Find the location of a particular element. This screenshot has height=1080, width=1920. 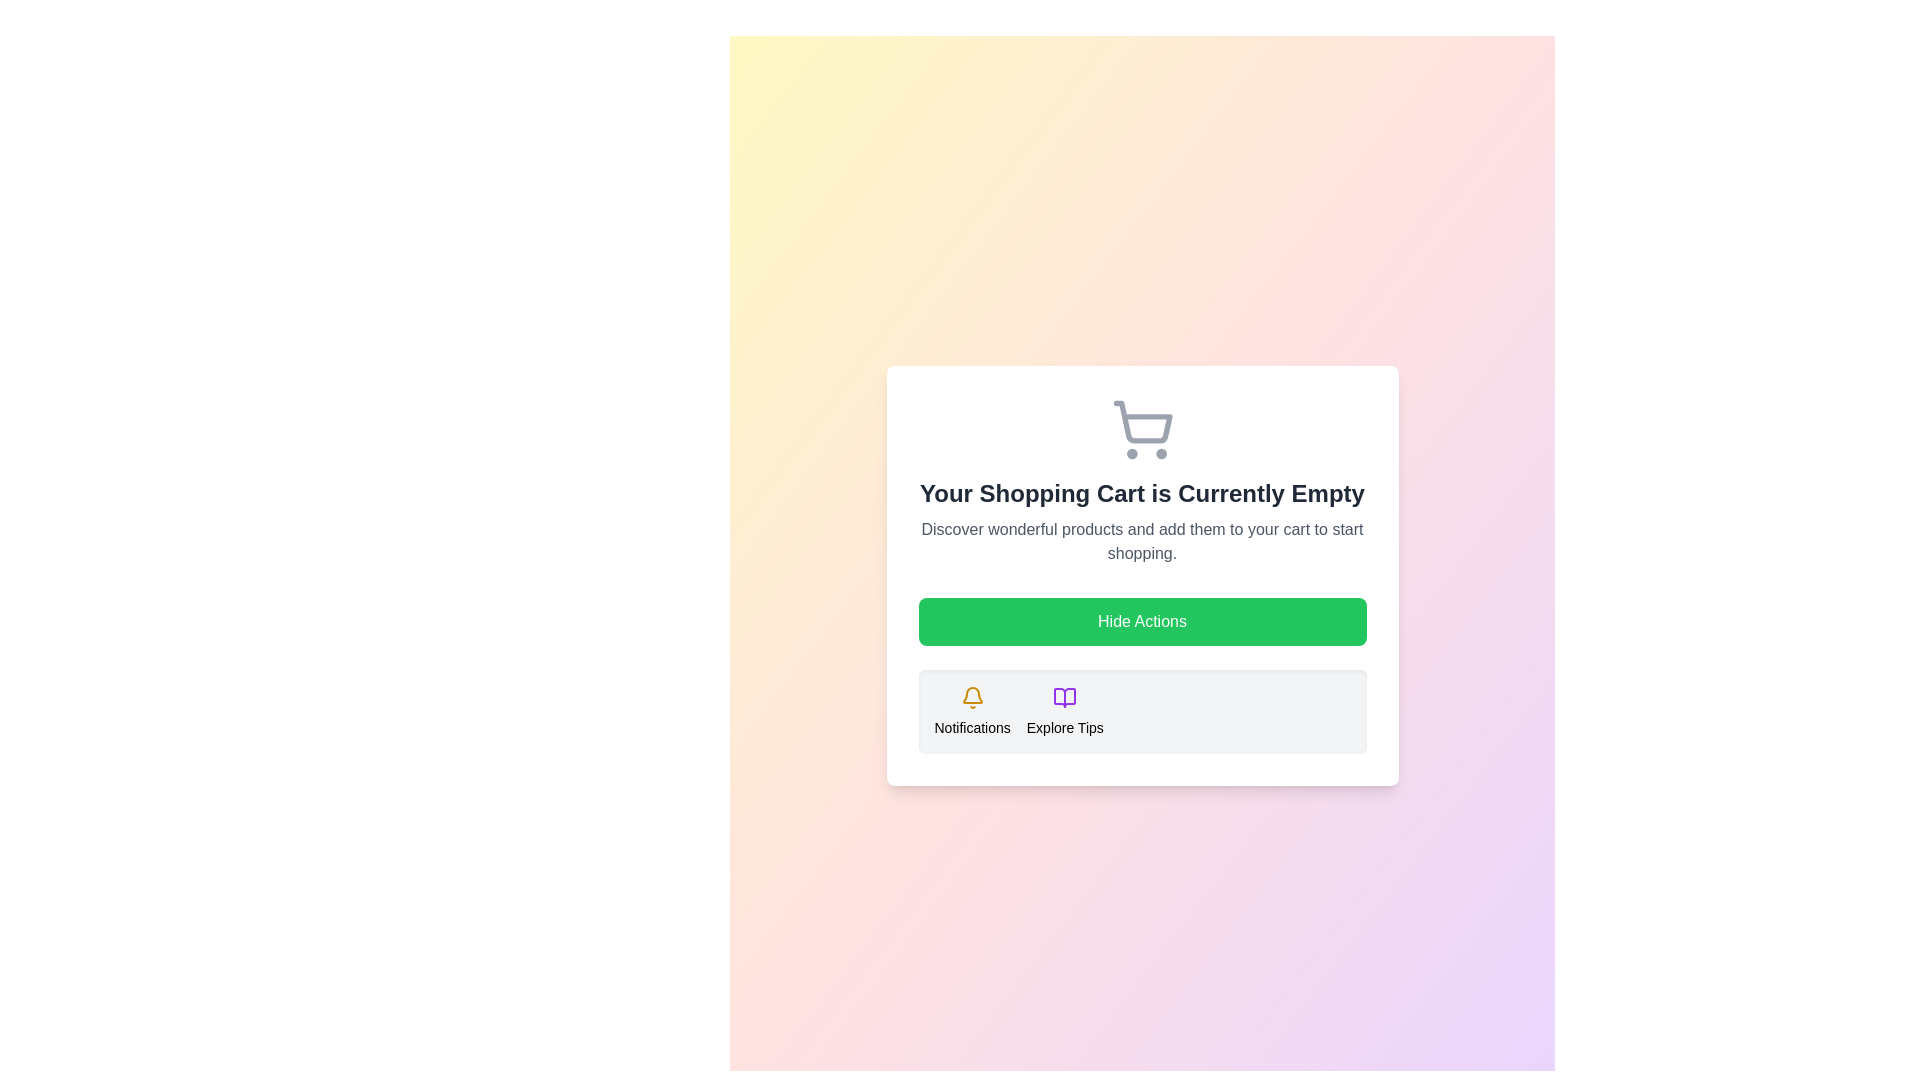

the bright yellow bell-shaped icon associated with notifications to check notifications is located at coordinates (972, 697).